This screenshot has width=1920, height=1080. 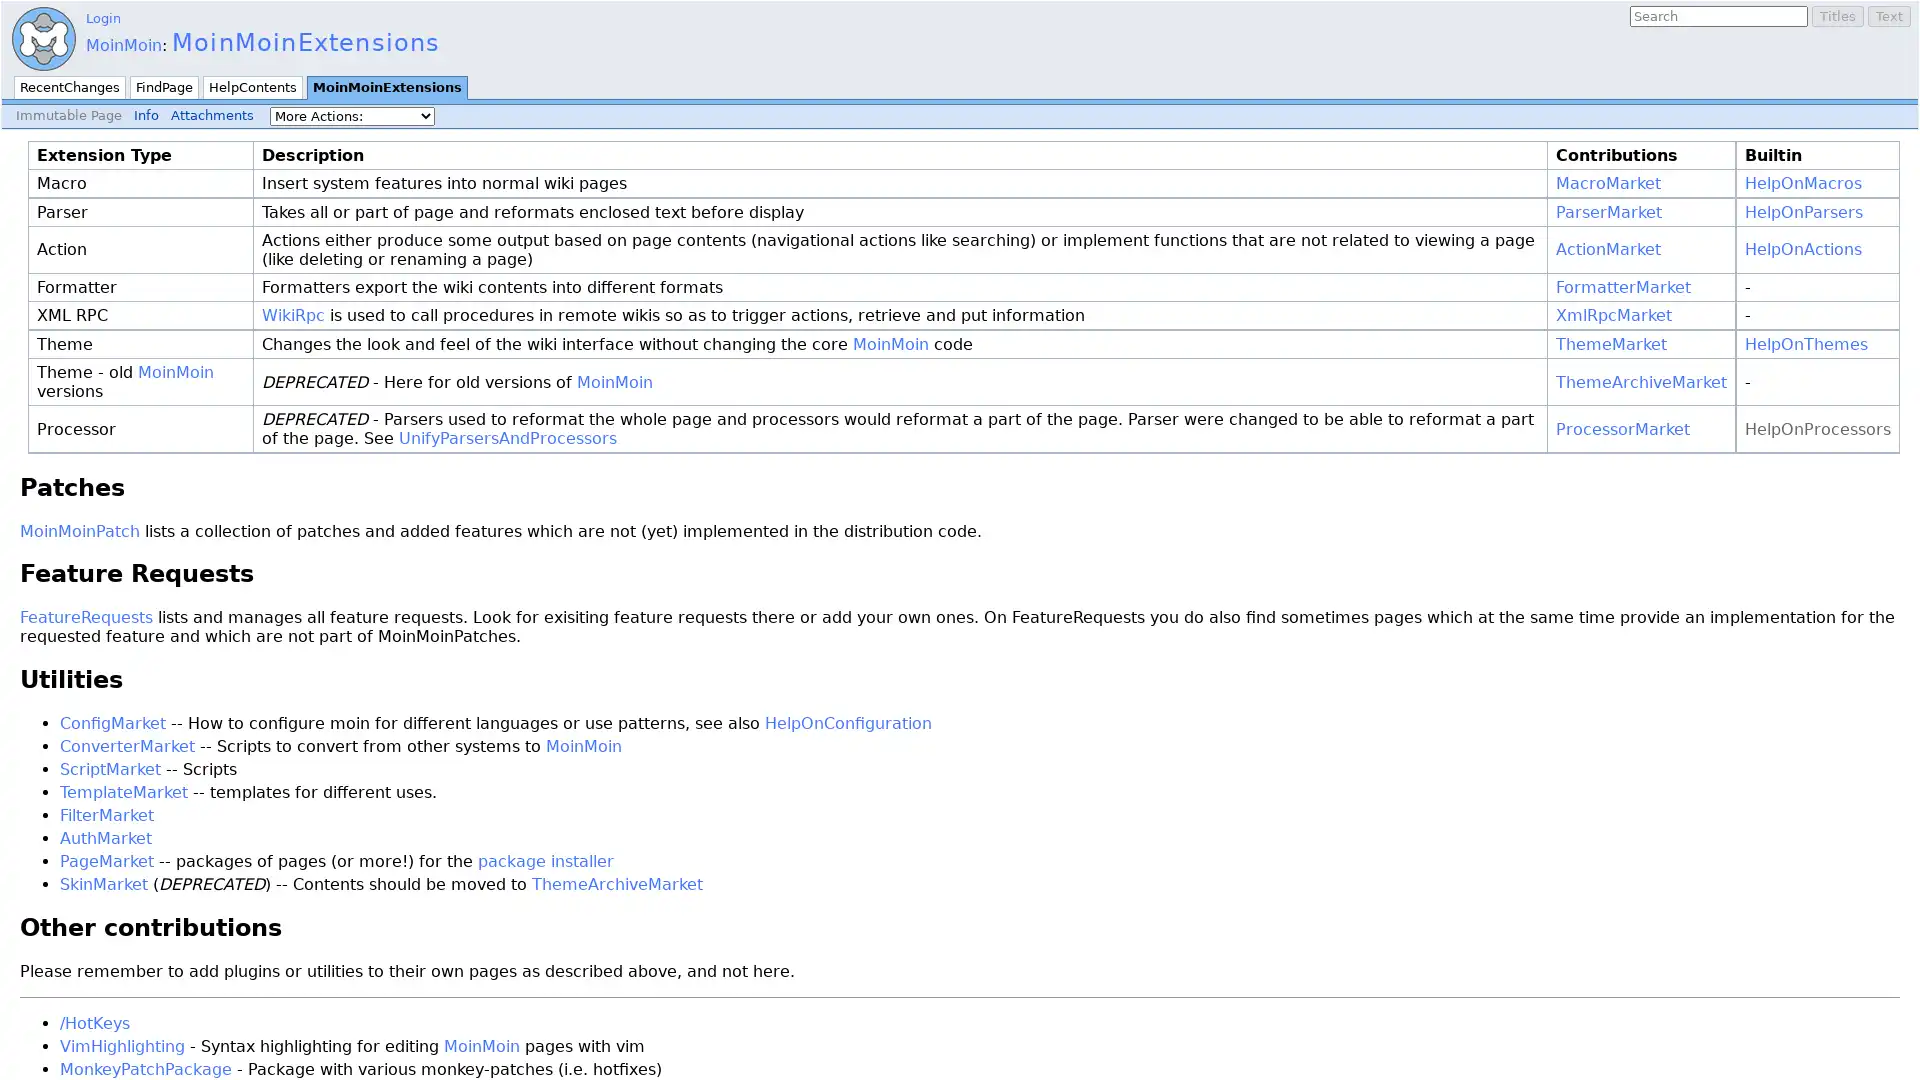 I want to click on Text, so click(x=1888, y=16).